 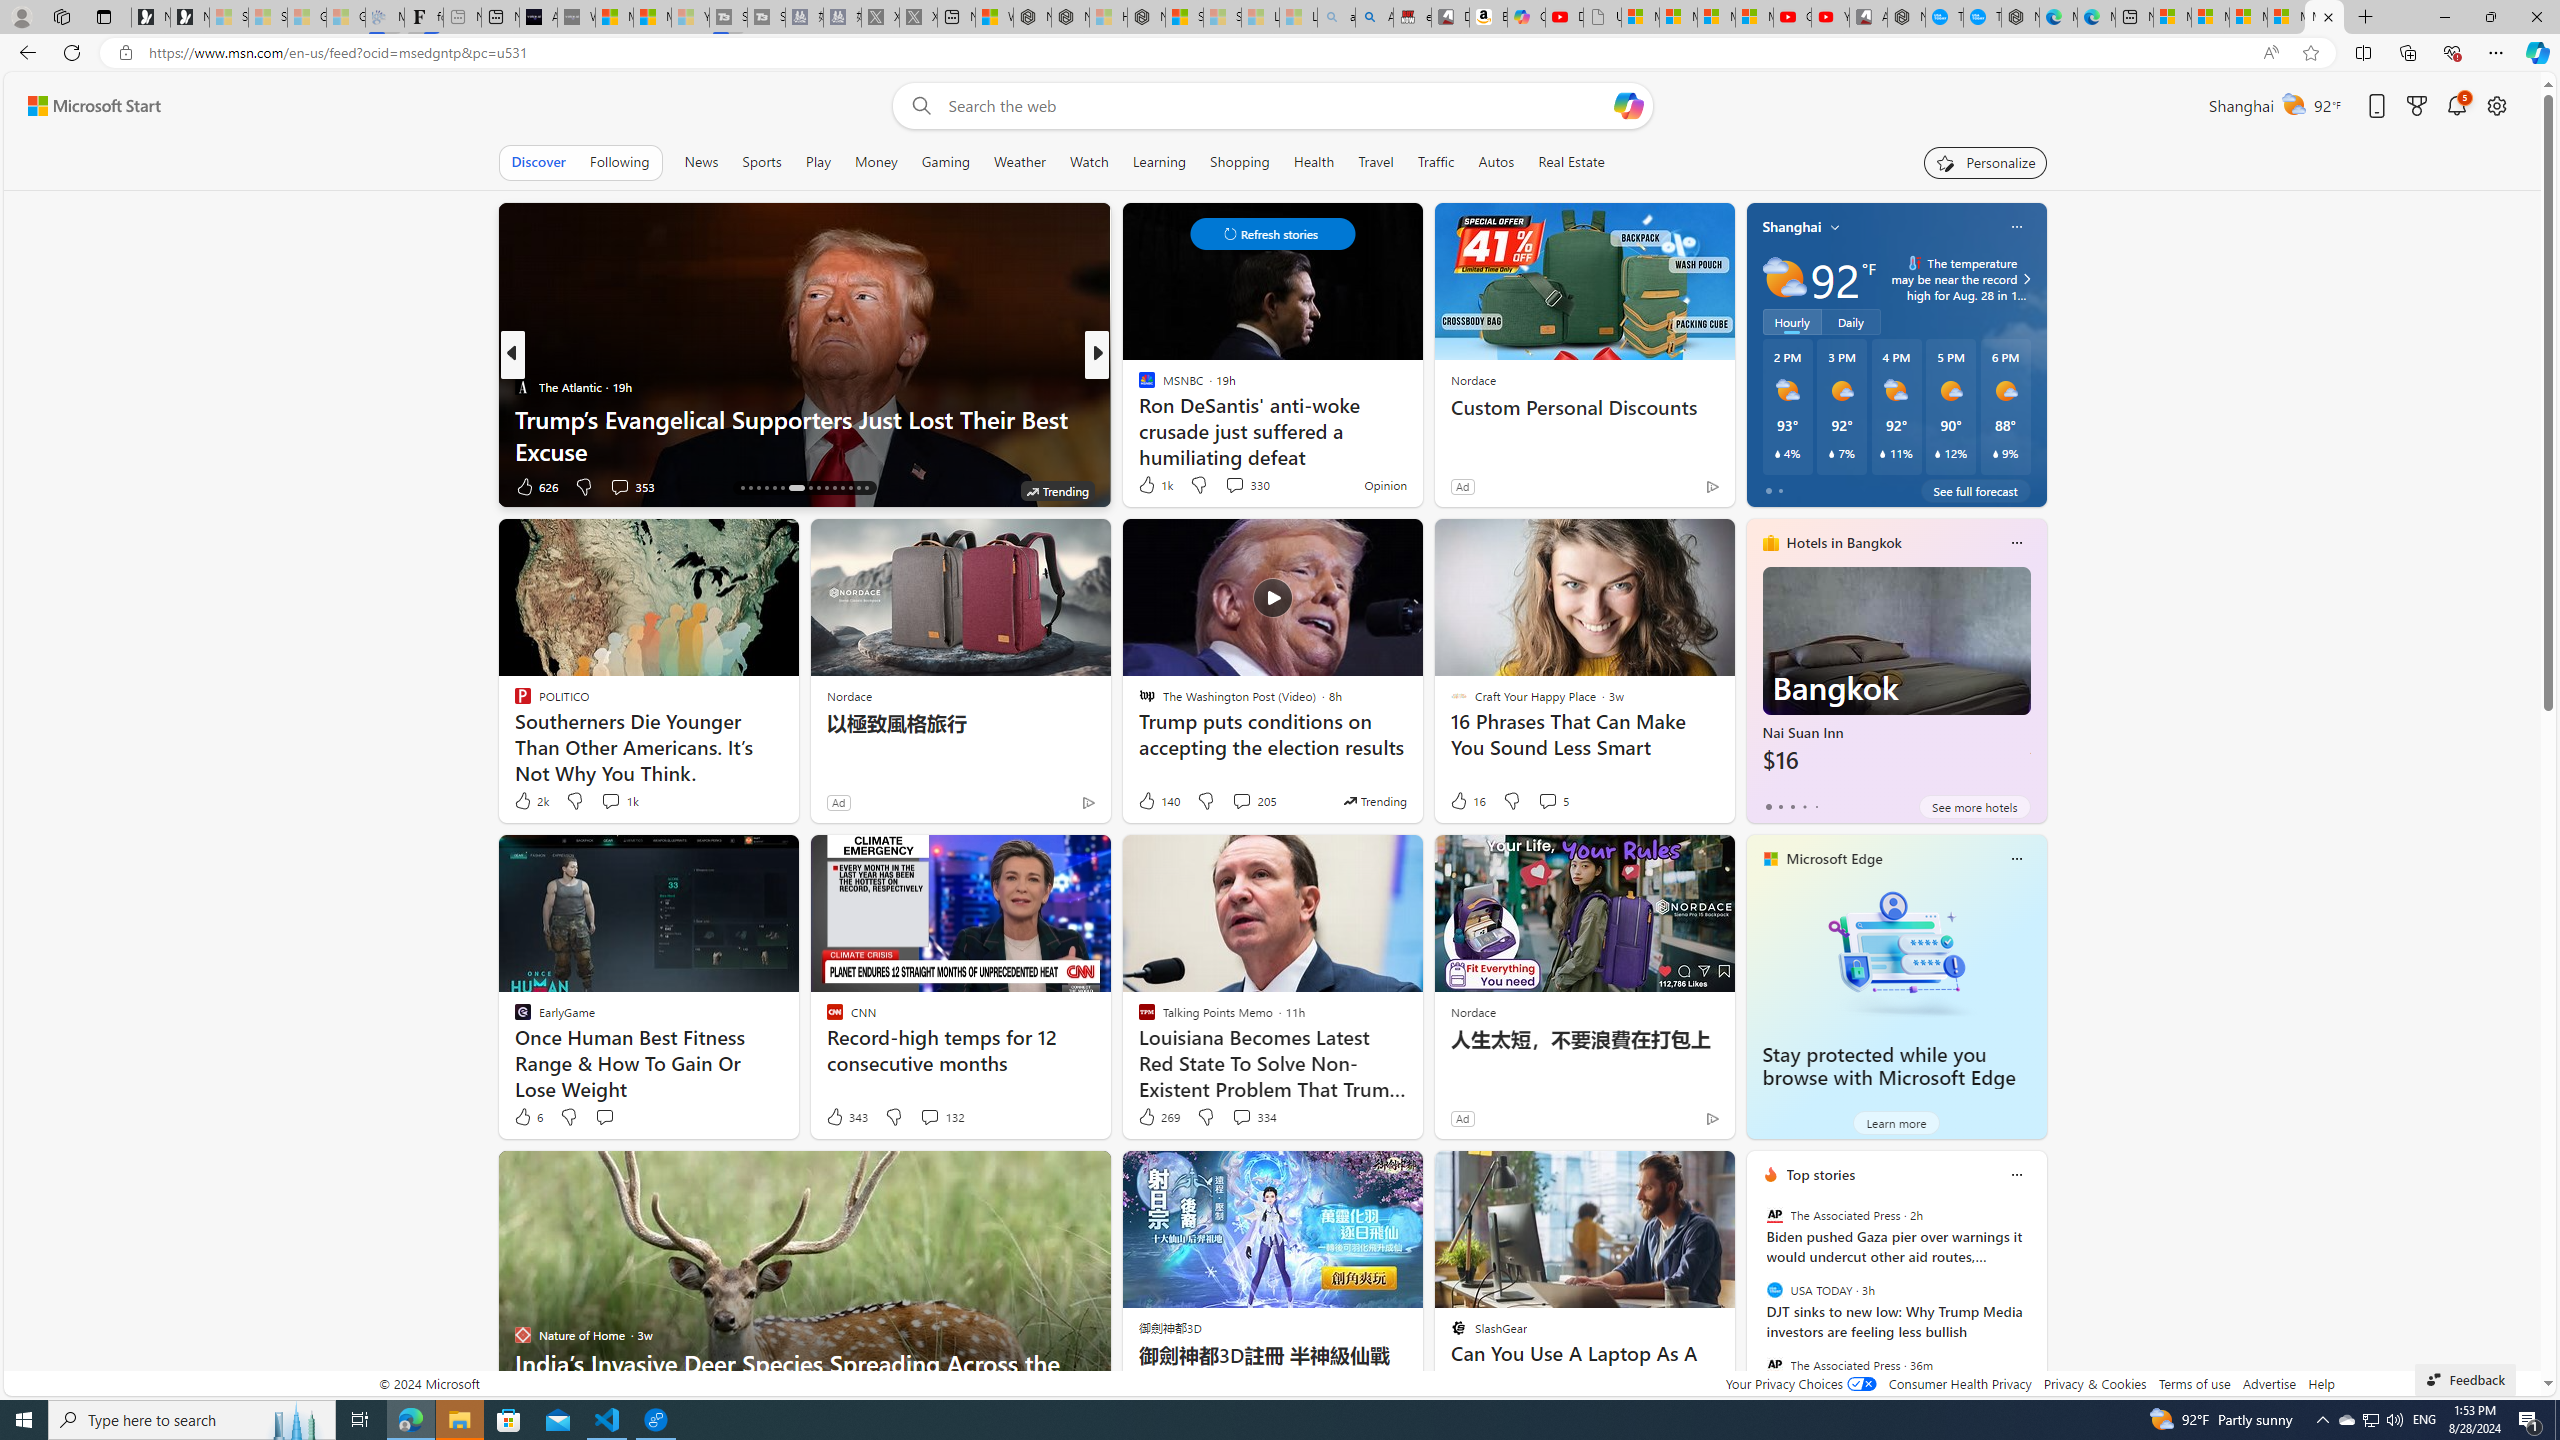 I want to click on 'tab-4', so click(x=1815, y=807).